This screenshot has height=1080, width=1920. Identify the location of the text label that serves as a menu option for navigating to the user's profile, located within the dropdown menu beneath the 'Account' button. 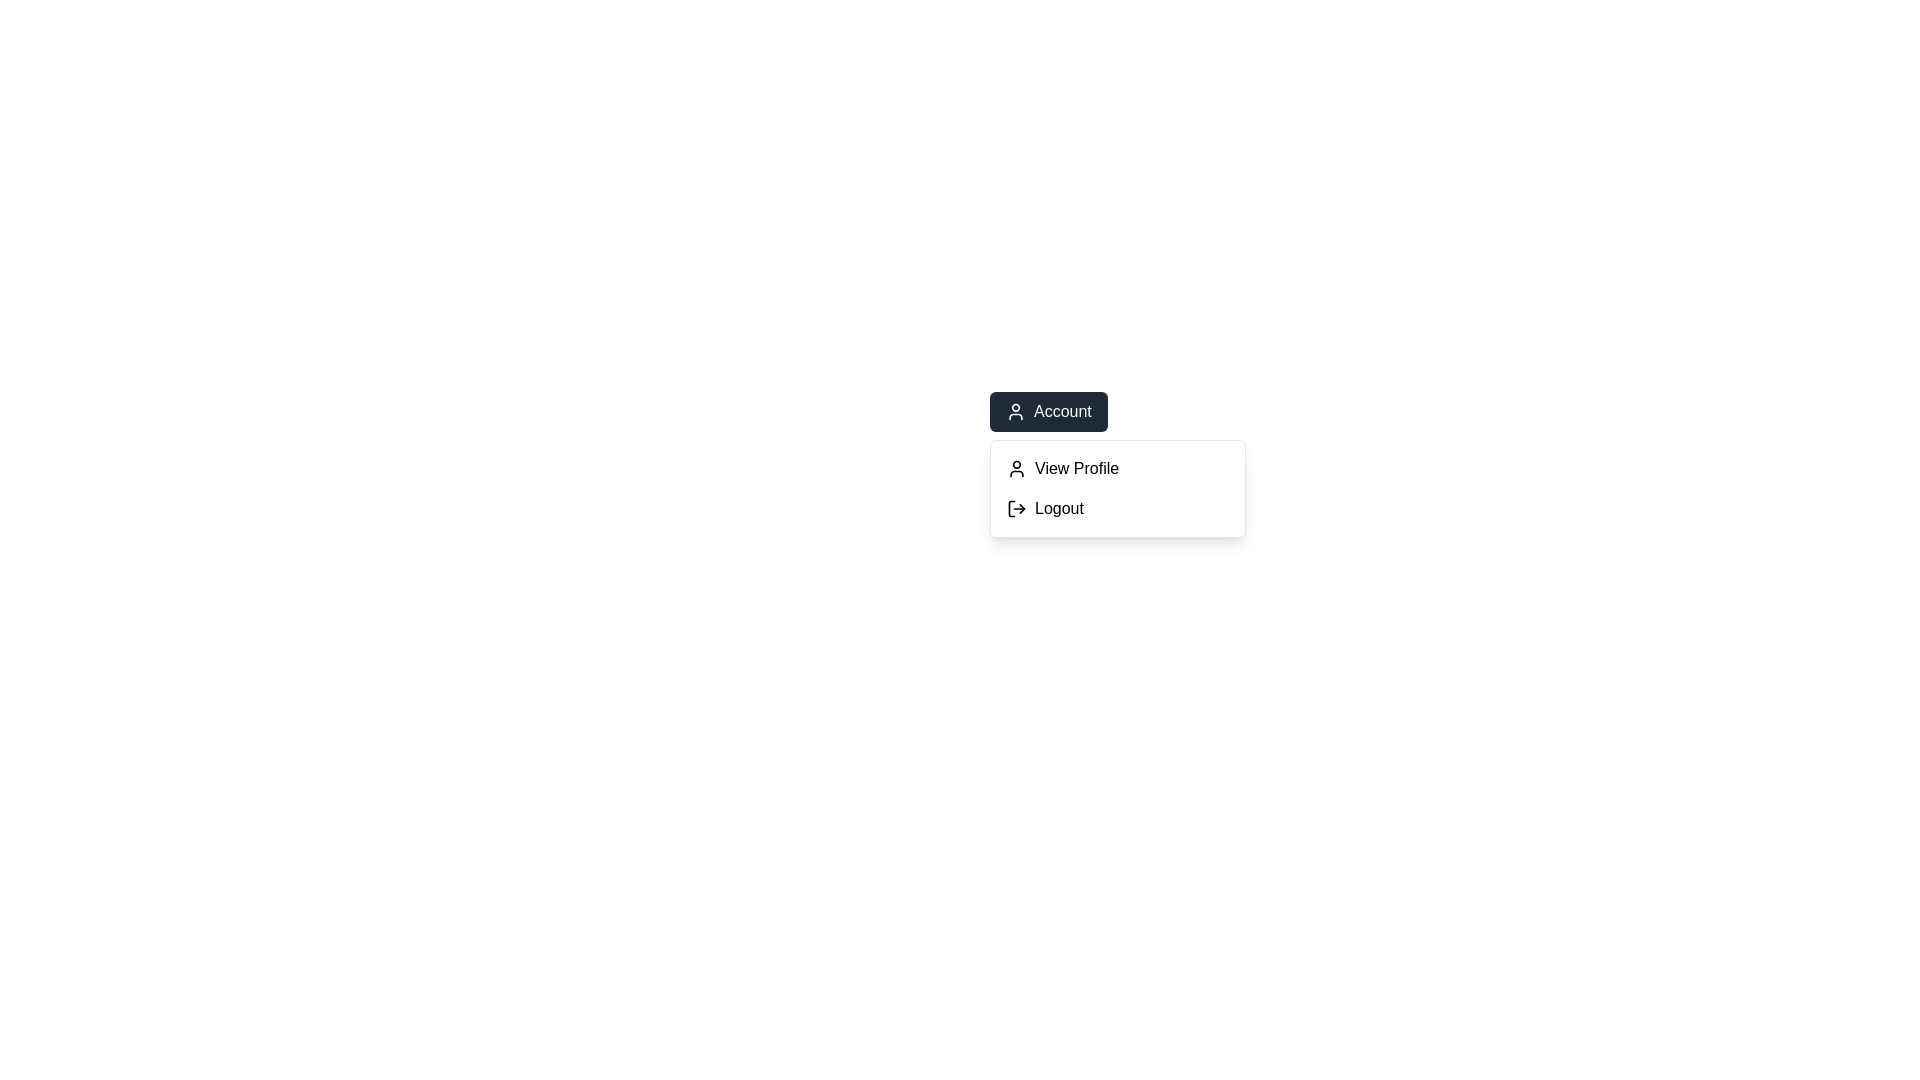
(1076, 469).